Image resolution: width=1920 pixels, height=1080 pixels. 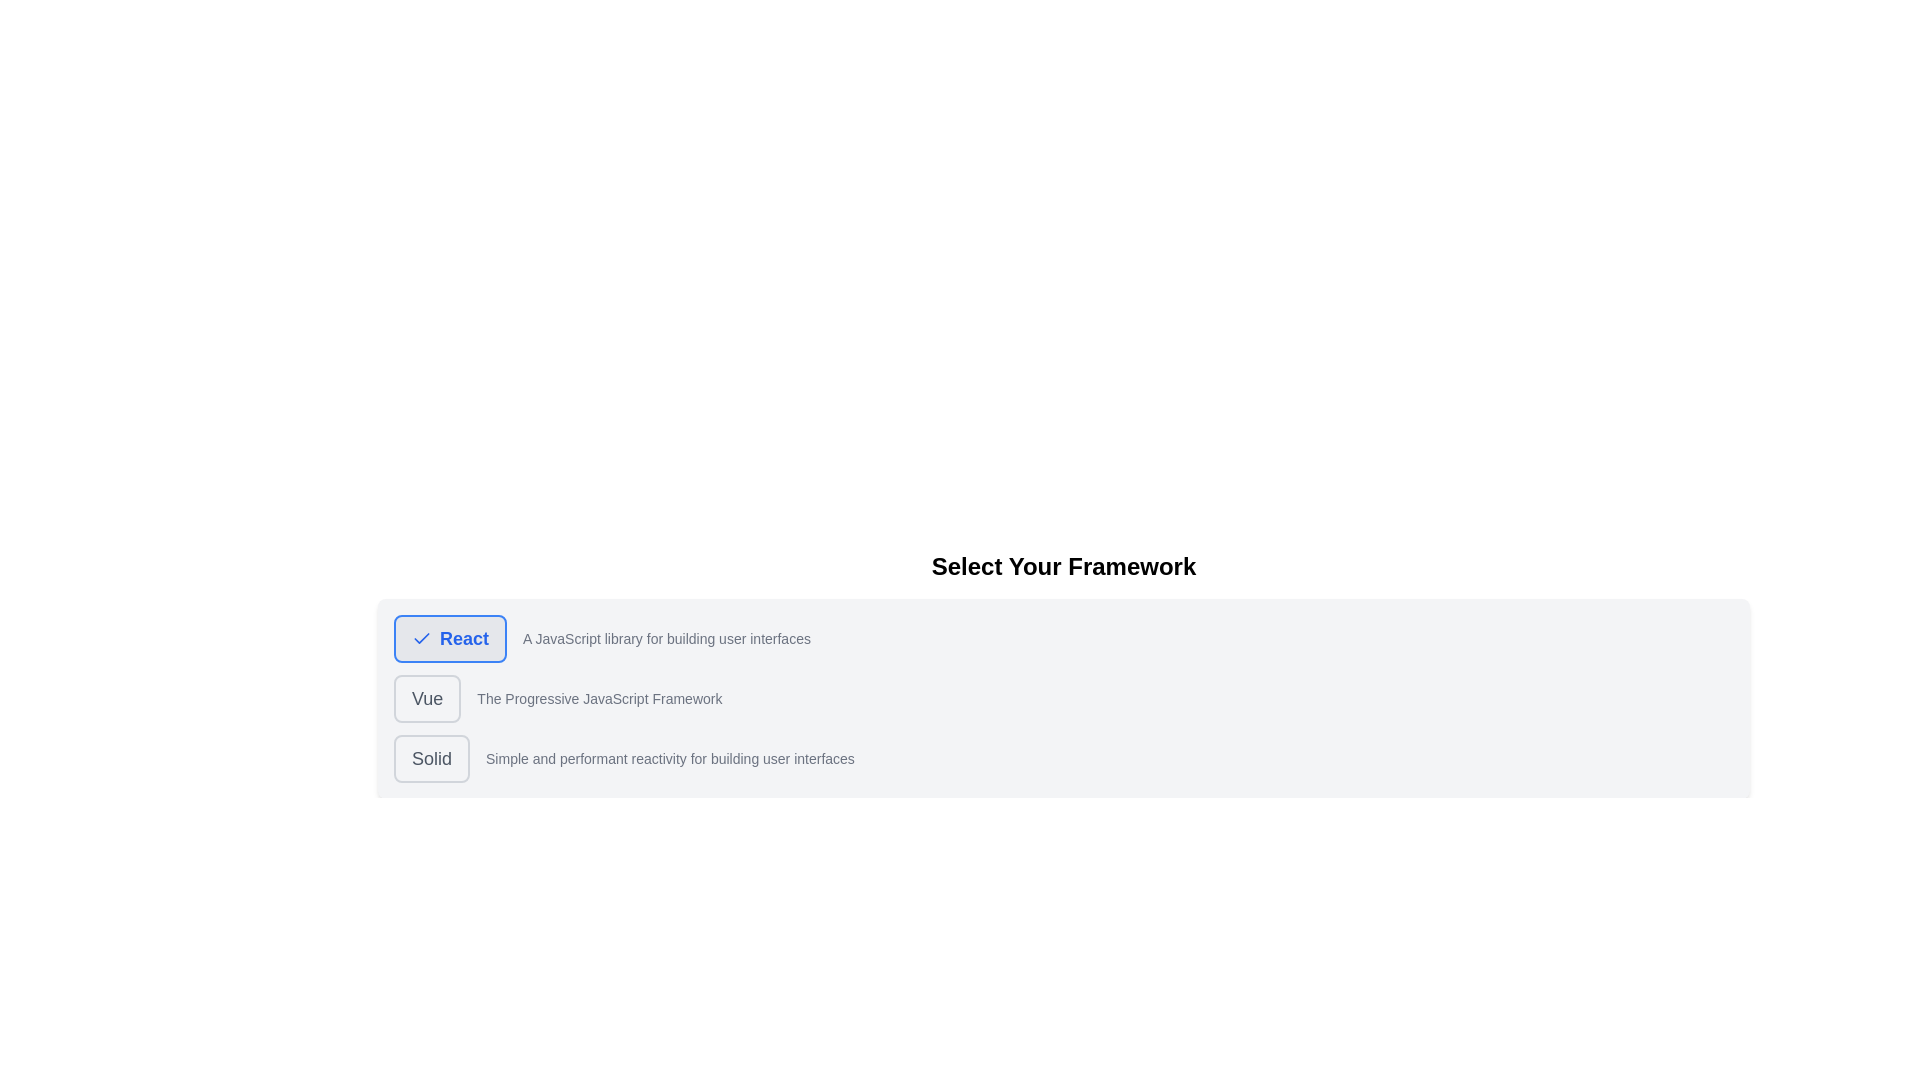 What do you see at coordinates (667, 639) in the screenshot?
I see `the descriptive text label that provides additional information about the React framework, positioned to the right of the primary React button` at bounding box center [667, 639].